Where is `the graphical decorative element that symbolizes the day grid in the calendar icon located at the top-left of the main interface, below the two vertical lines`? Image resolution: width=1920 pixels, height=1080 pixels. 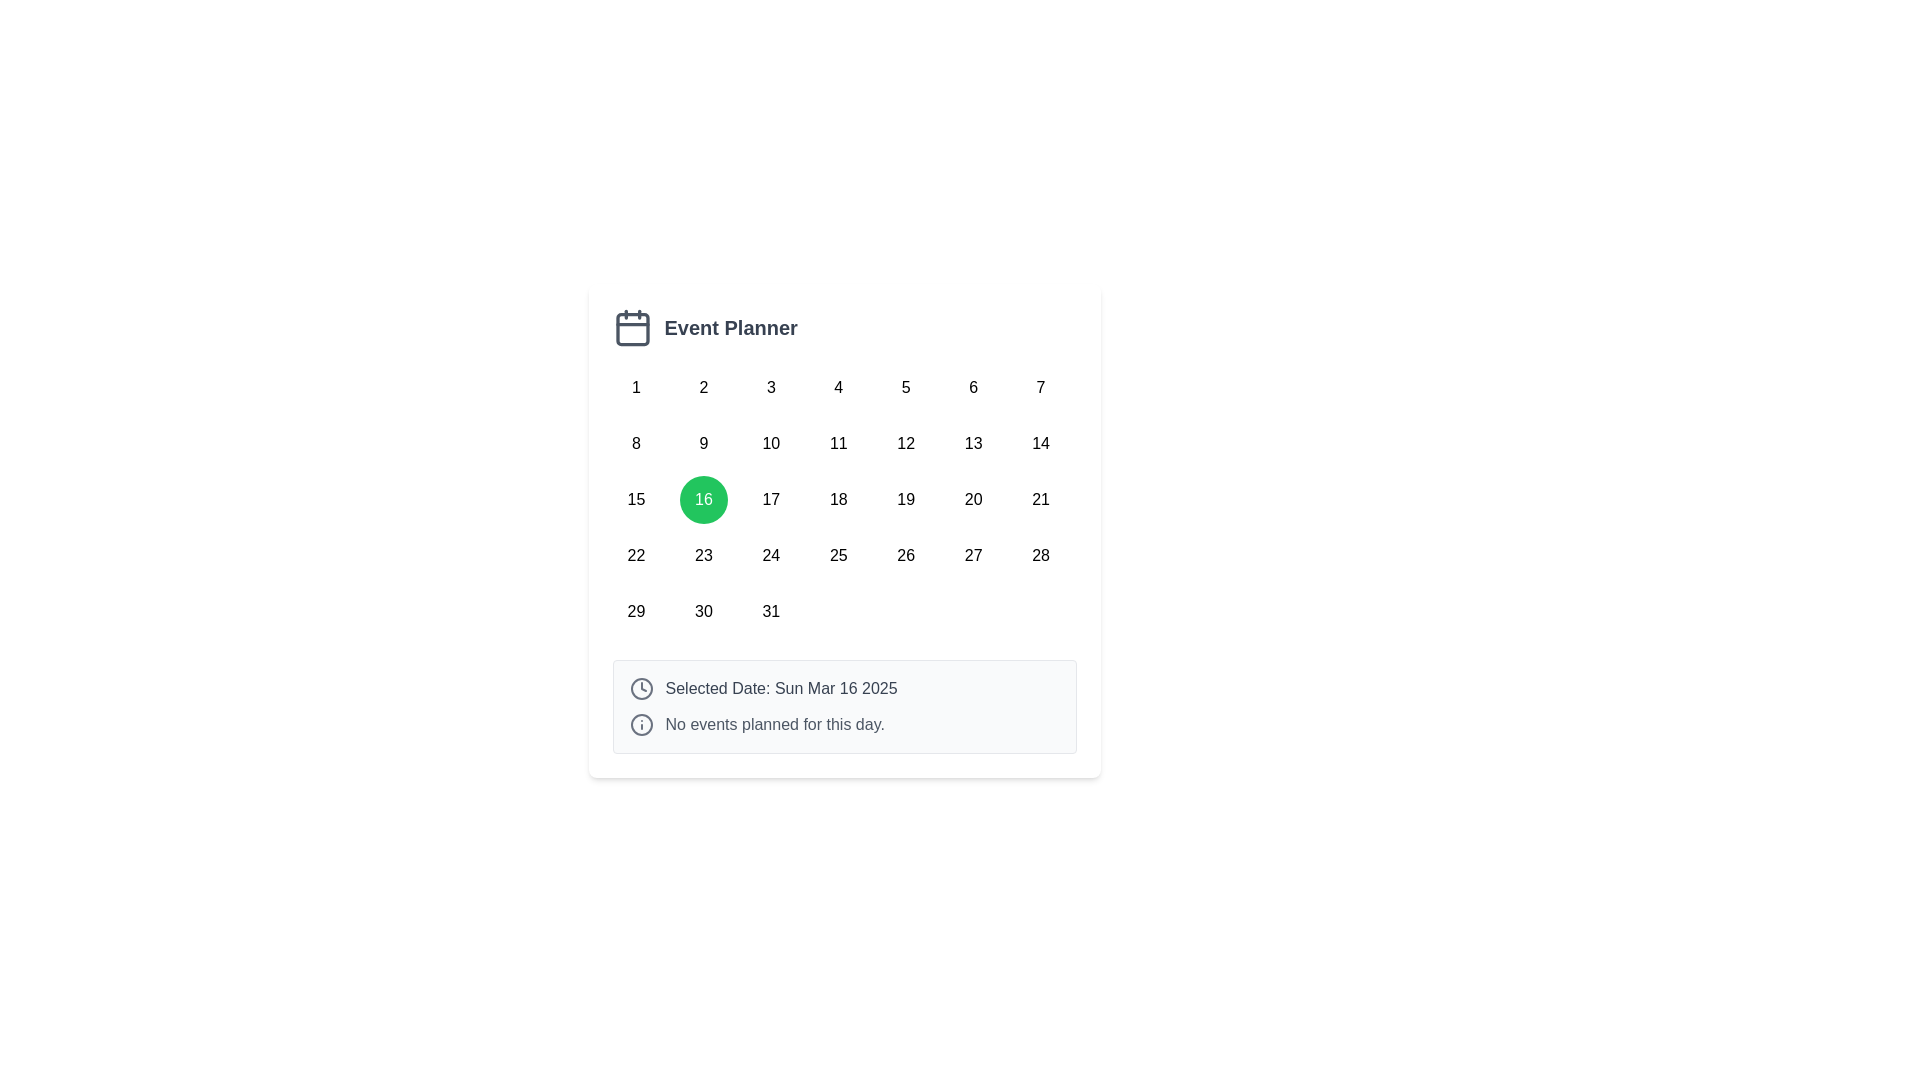
the graphical decorative element that symbolizes the day grid in the calendar icon located at the top-left of the main interface, below the two vertical lines is located at coordinates (631, 328).